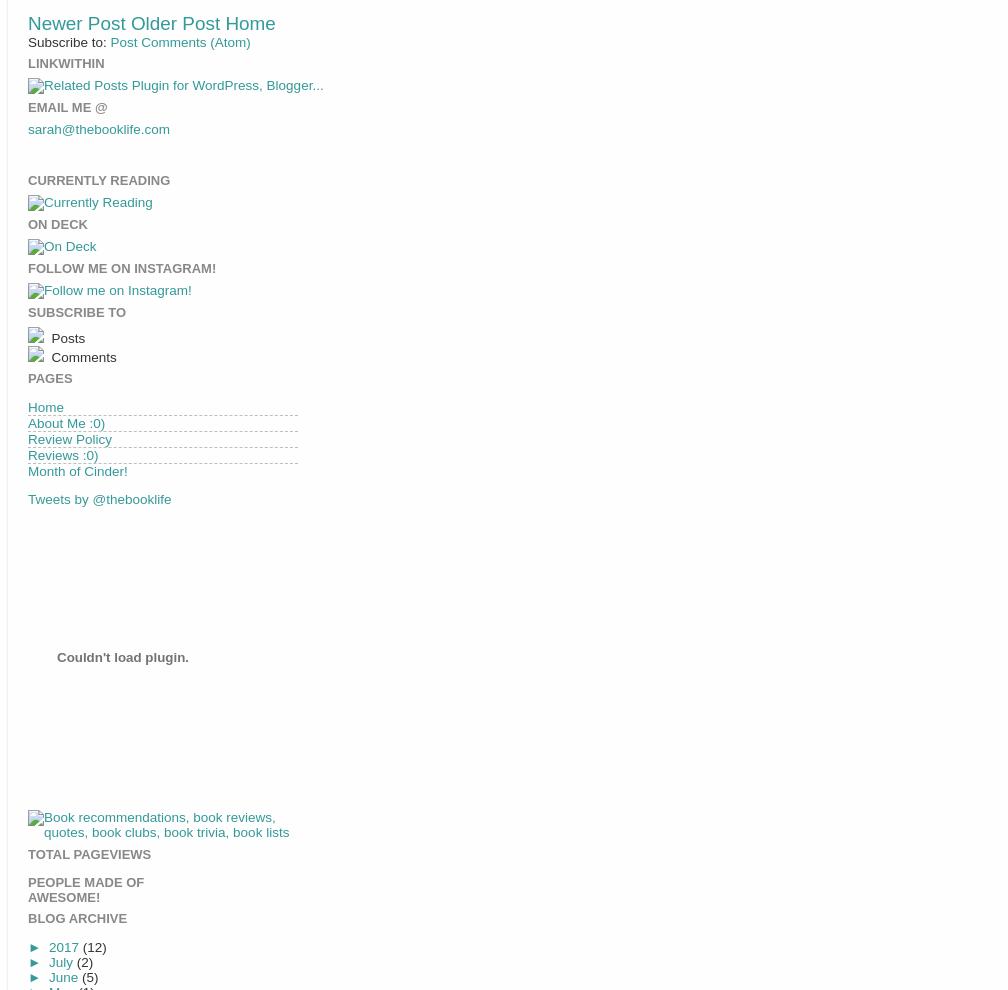 Image resolution: width=1008 pixels, height=990 pixels. What do you see at coordinates (63, 454) in the screenshot?
I see `'Reviews :0)'` at bounding box center [63, 454].